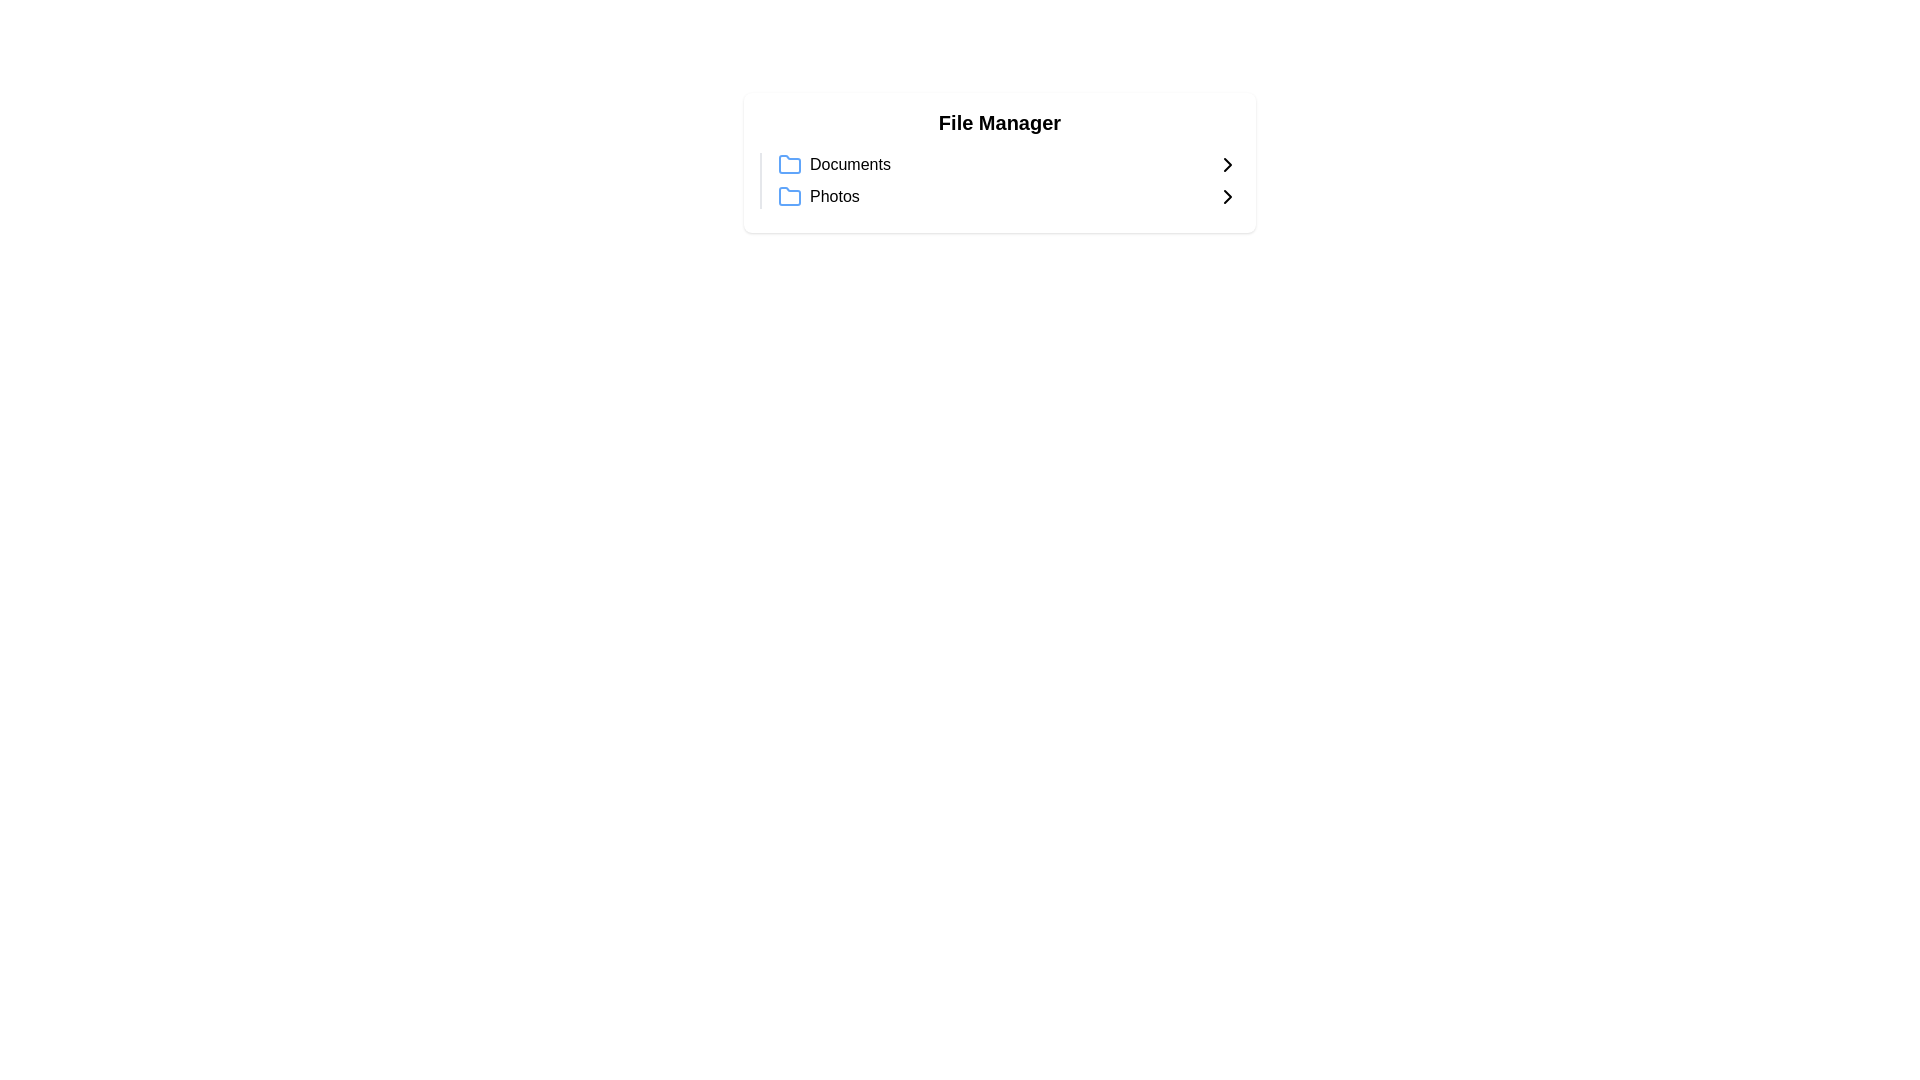 Image resolution: width=1920 pixels, height=1080 pixels. What do you see at coordinates (1008, 196) in the screenshot?
I see `the second row in the file manager labeled 'Photos'` at bounding box center [1008, 196].